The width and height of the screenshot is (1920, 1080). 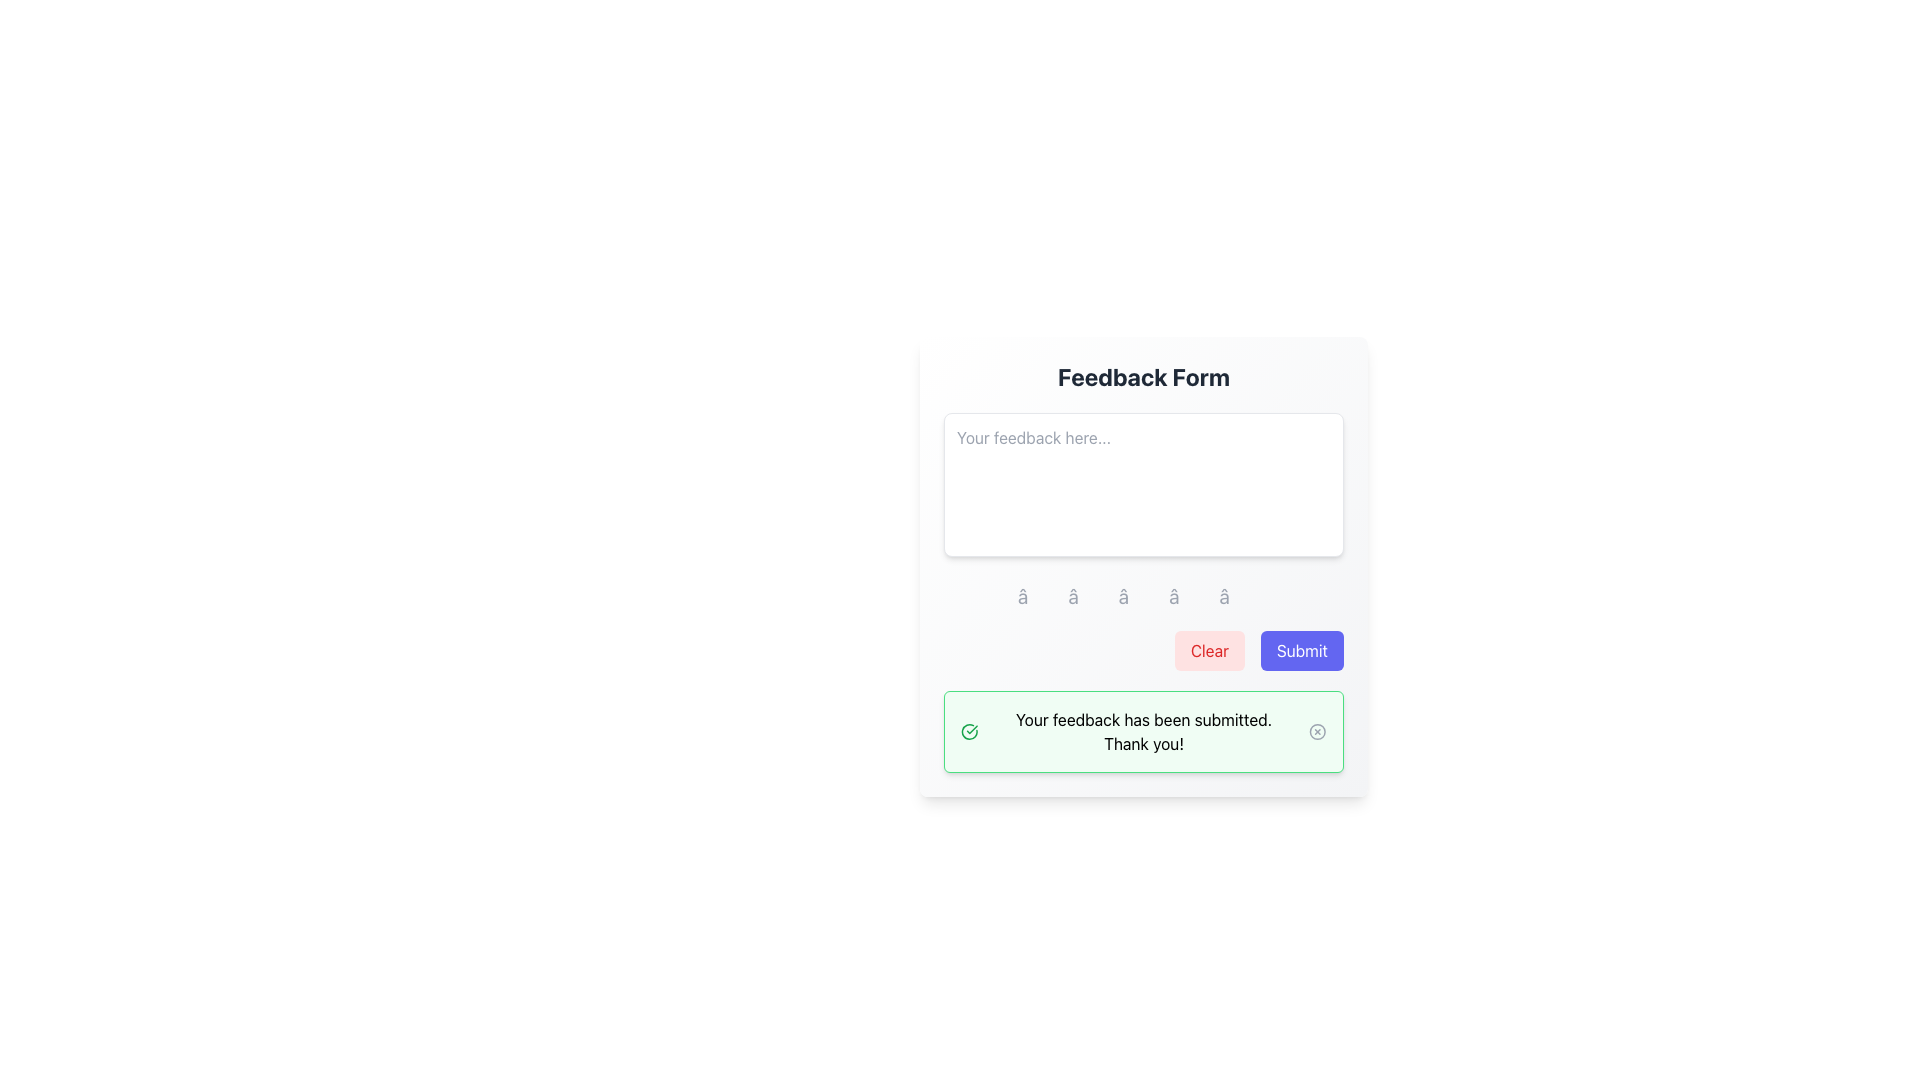 I want to click on the 'Submit' button, which is a vibrant indigo rectangular button with rounded corners that contains the white text 'Submit', positioned towards the right side of the form, so click(x=1302, y=651).